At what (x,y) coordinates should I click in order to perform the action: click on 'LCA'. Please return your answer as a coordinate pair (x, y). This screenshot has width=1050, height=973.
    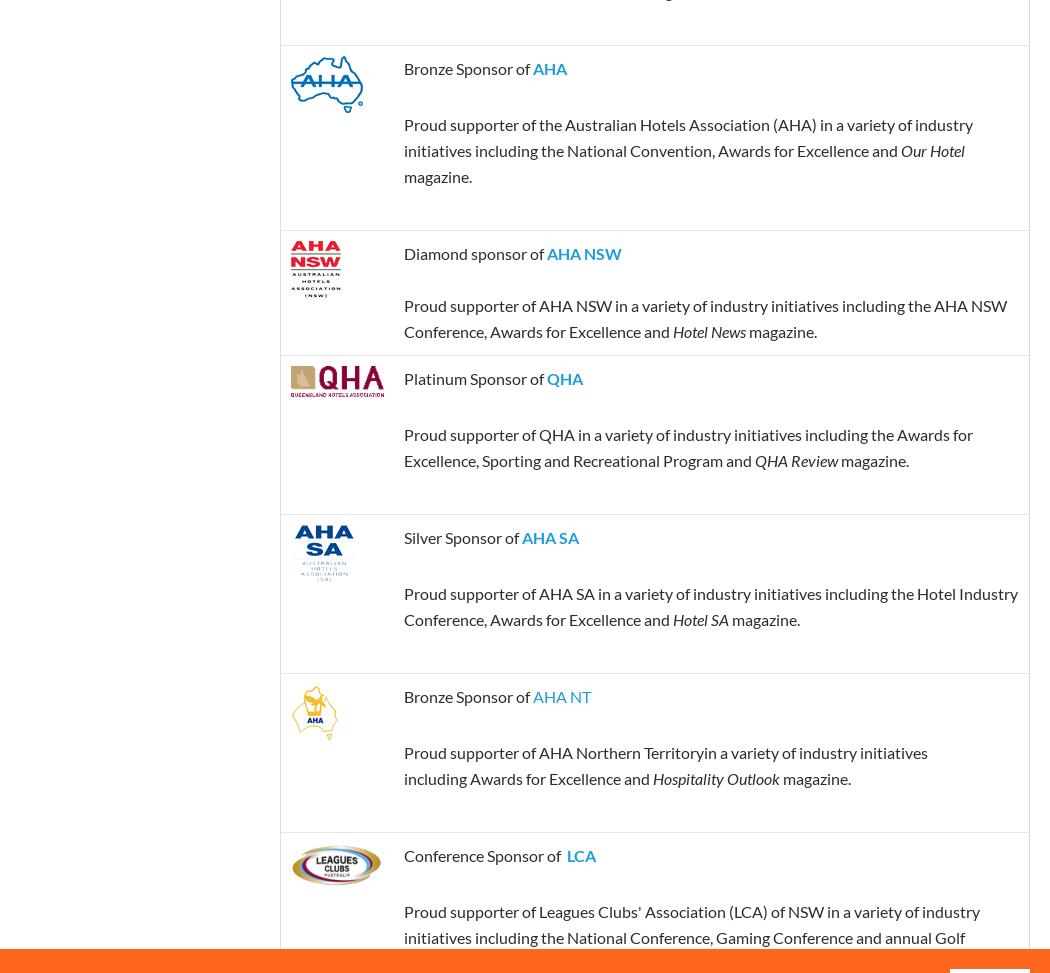
    Looking at the image, I should click on (564, 854).